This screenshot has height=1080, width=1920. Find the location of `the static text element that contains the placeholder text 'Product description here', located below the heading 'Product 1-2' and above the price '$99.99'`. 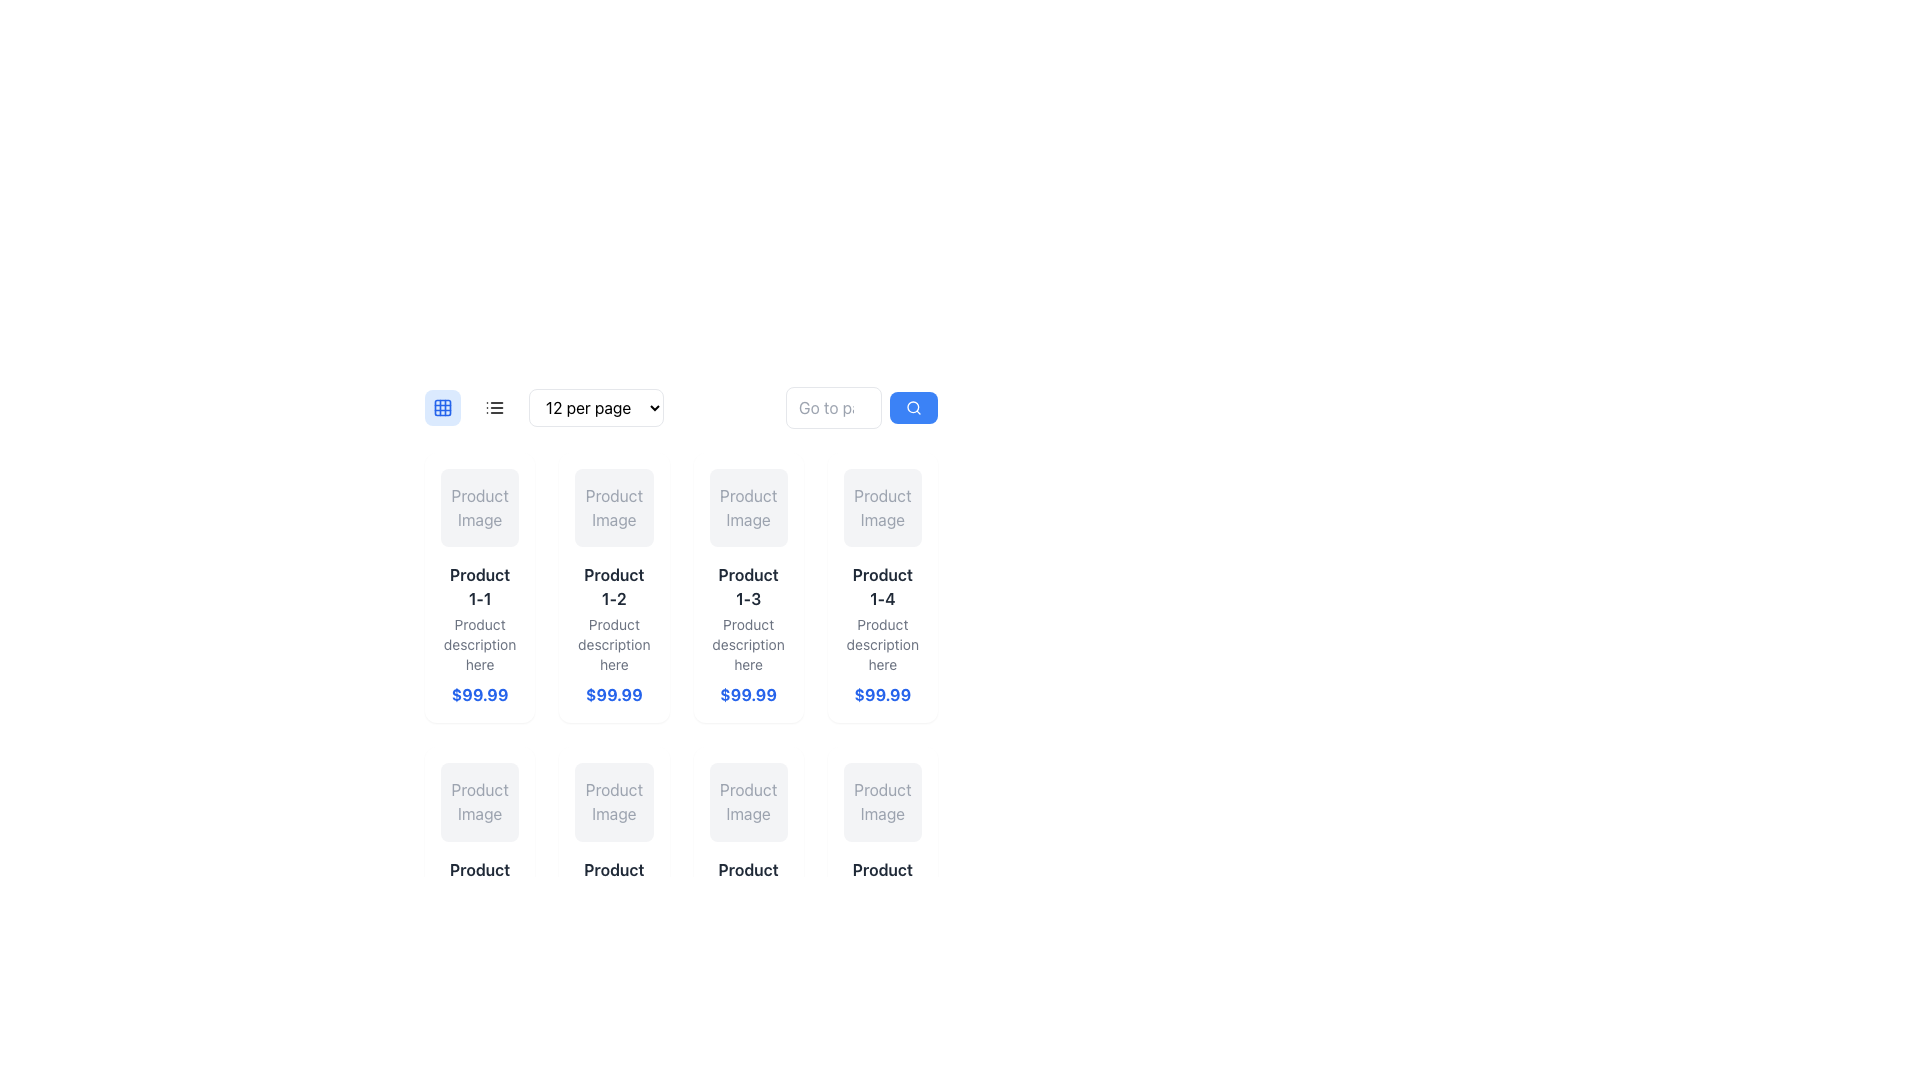

the static text element that contains the placeholder text 'Product description here', located below the heading 'Product 1-2' and above the price '$99.99' is located at coordinates (613, 645).